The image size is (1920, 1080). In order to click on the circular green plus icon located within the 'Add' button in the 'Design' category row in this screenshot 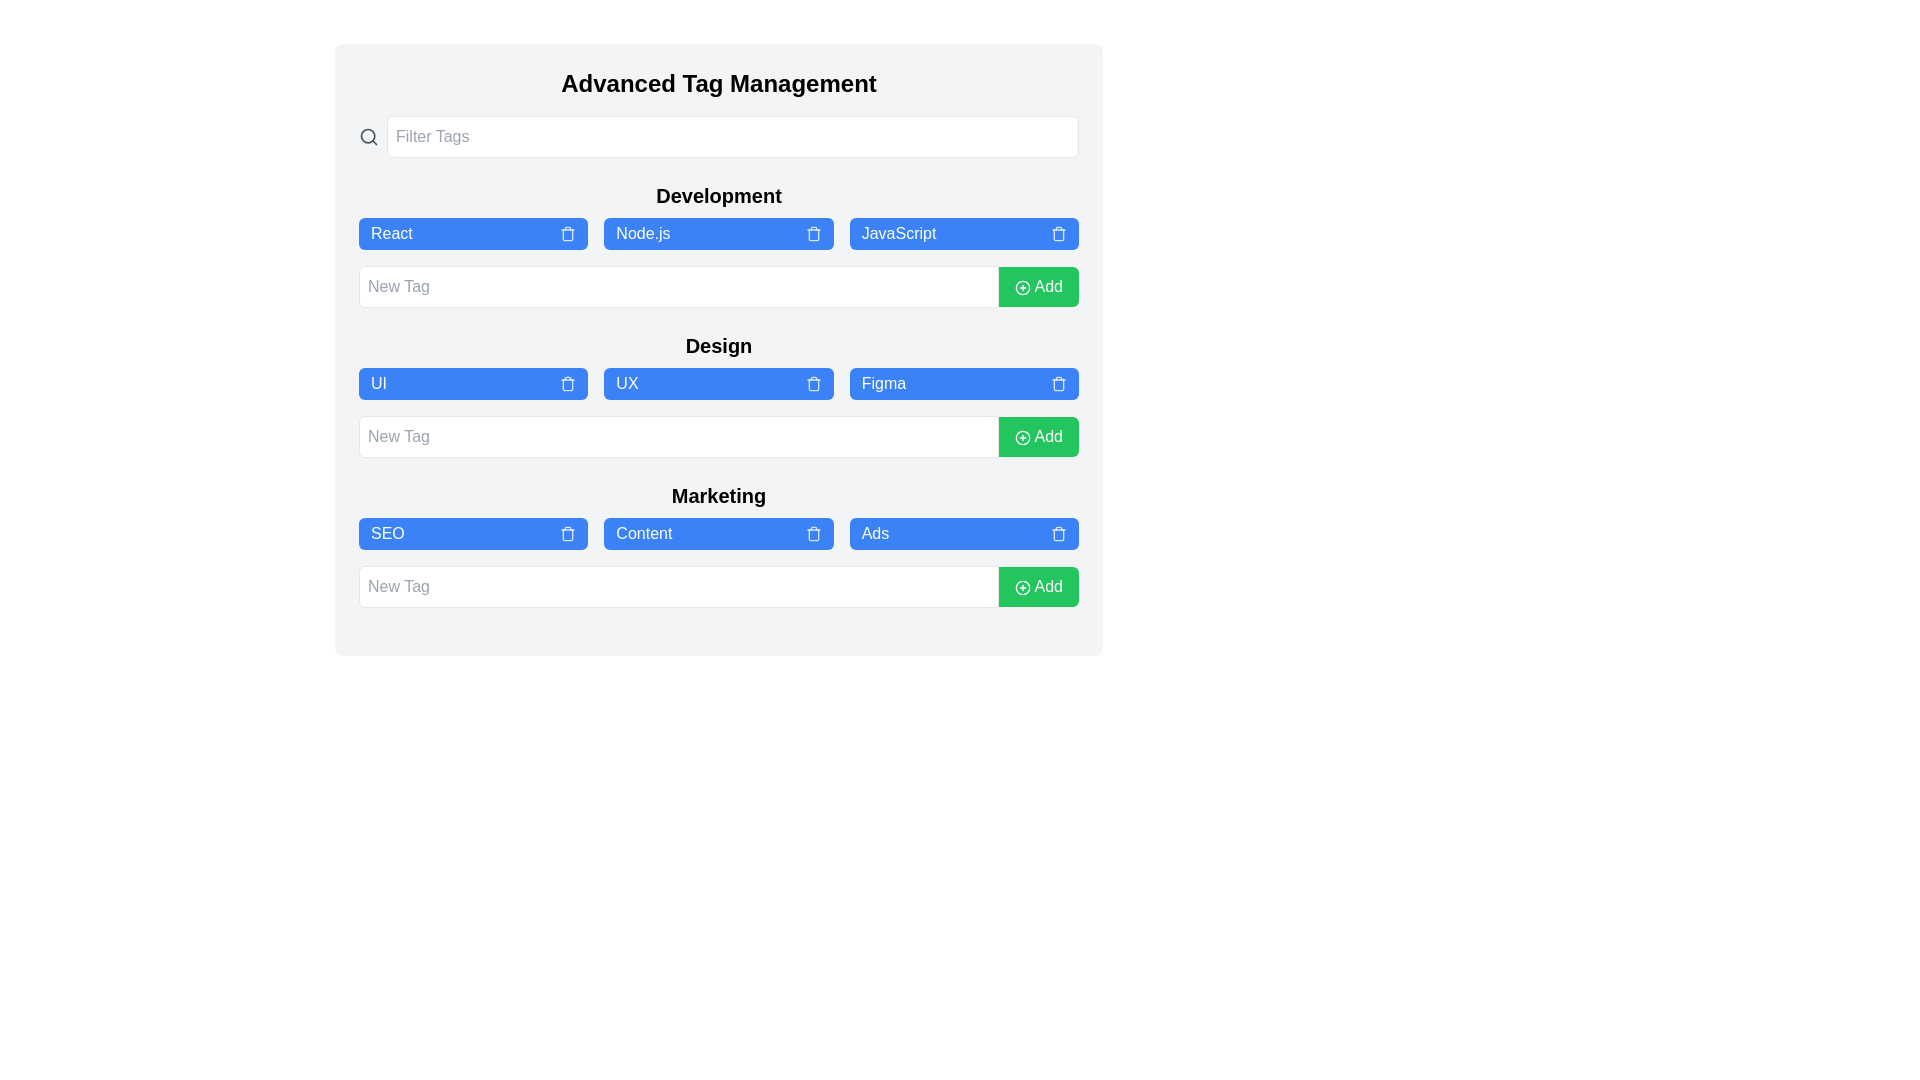, I will do `click(1022, 436)`.